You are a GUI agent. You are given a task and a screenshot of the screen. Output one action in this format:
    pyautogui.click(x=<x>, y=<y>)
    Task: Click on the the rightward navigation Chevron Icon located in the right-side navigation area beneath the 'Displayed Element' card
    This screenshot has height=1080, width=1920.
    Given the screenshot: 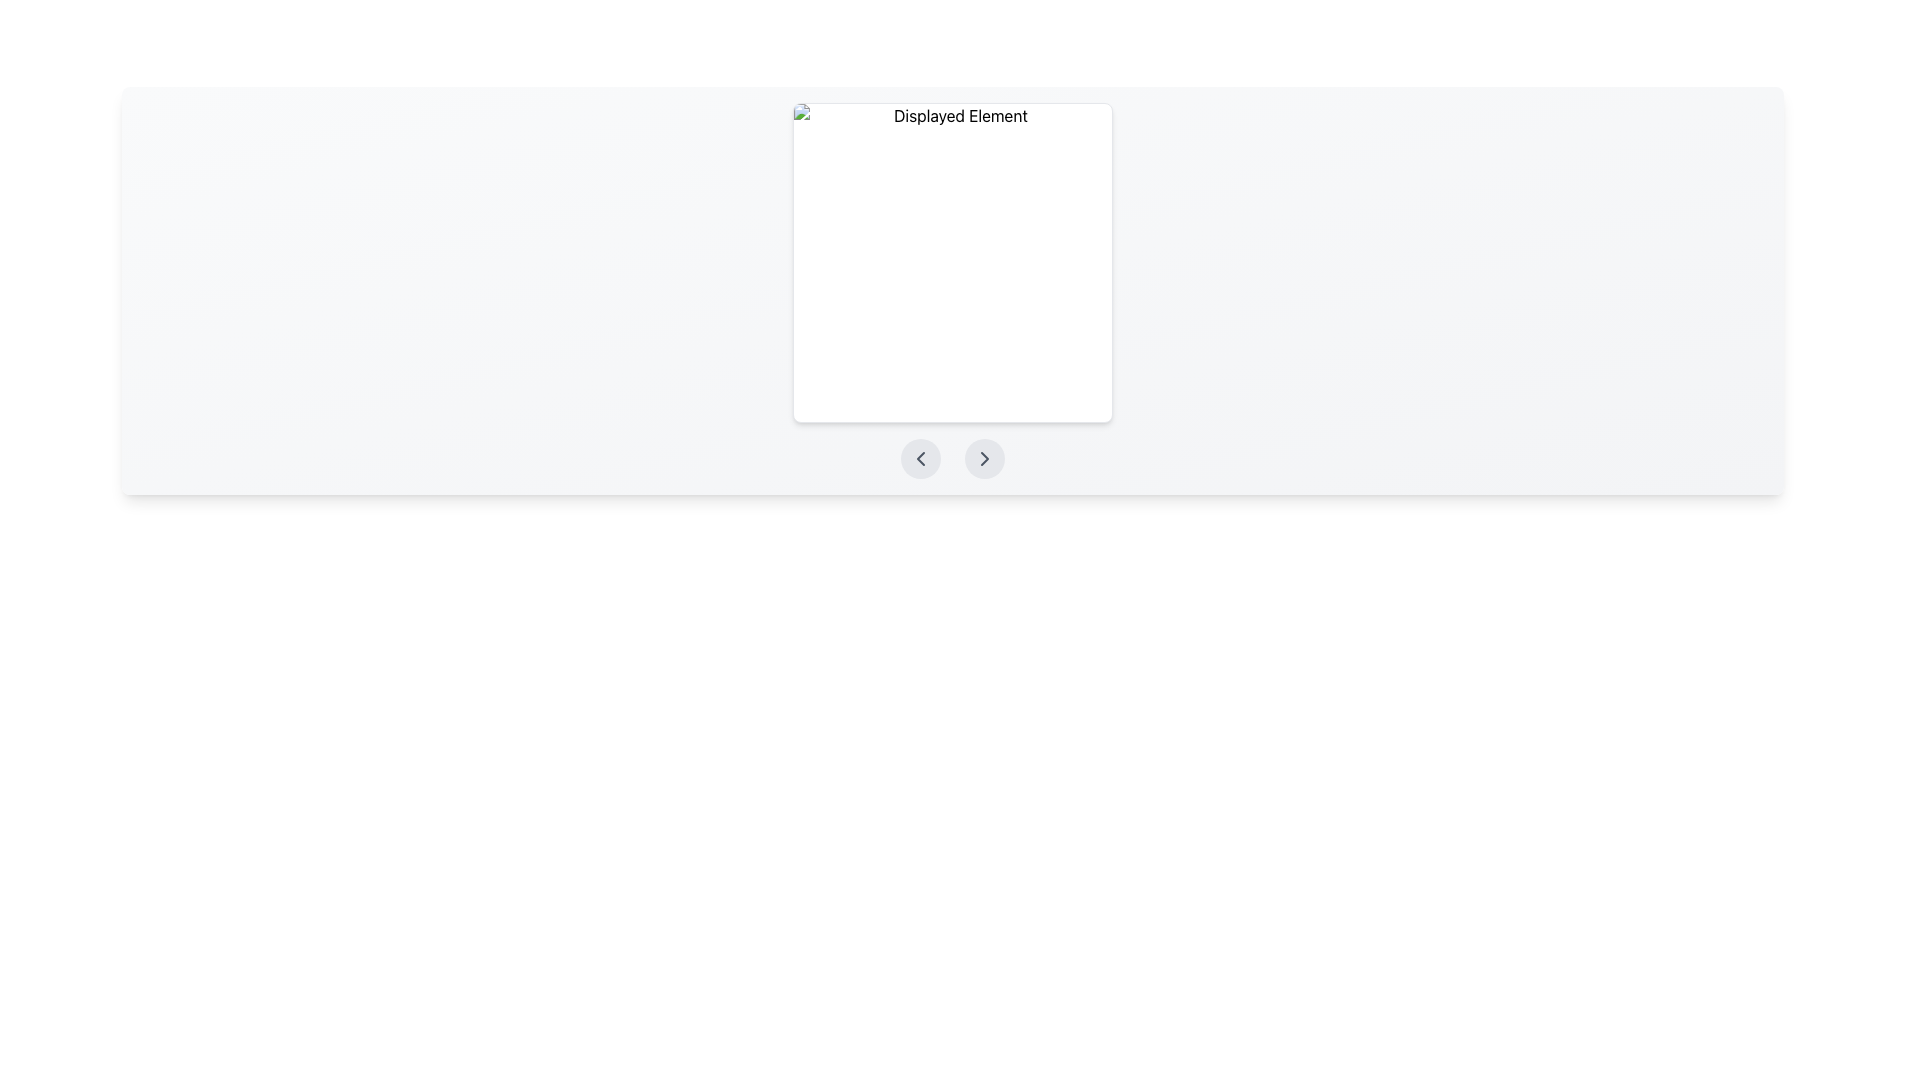 What is the action you would take?
    pyautogui.click(x=984, y=459)
    